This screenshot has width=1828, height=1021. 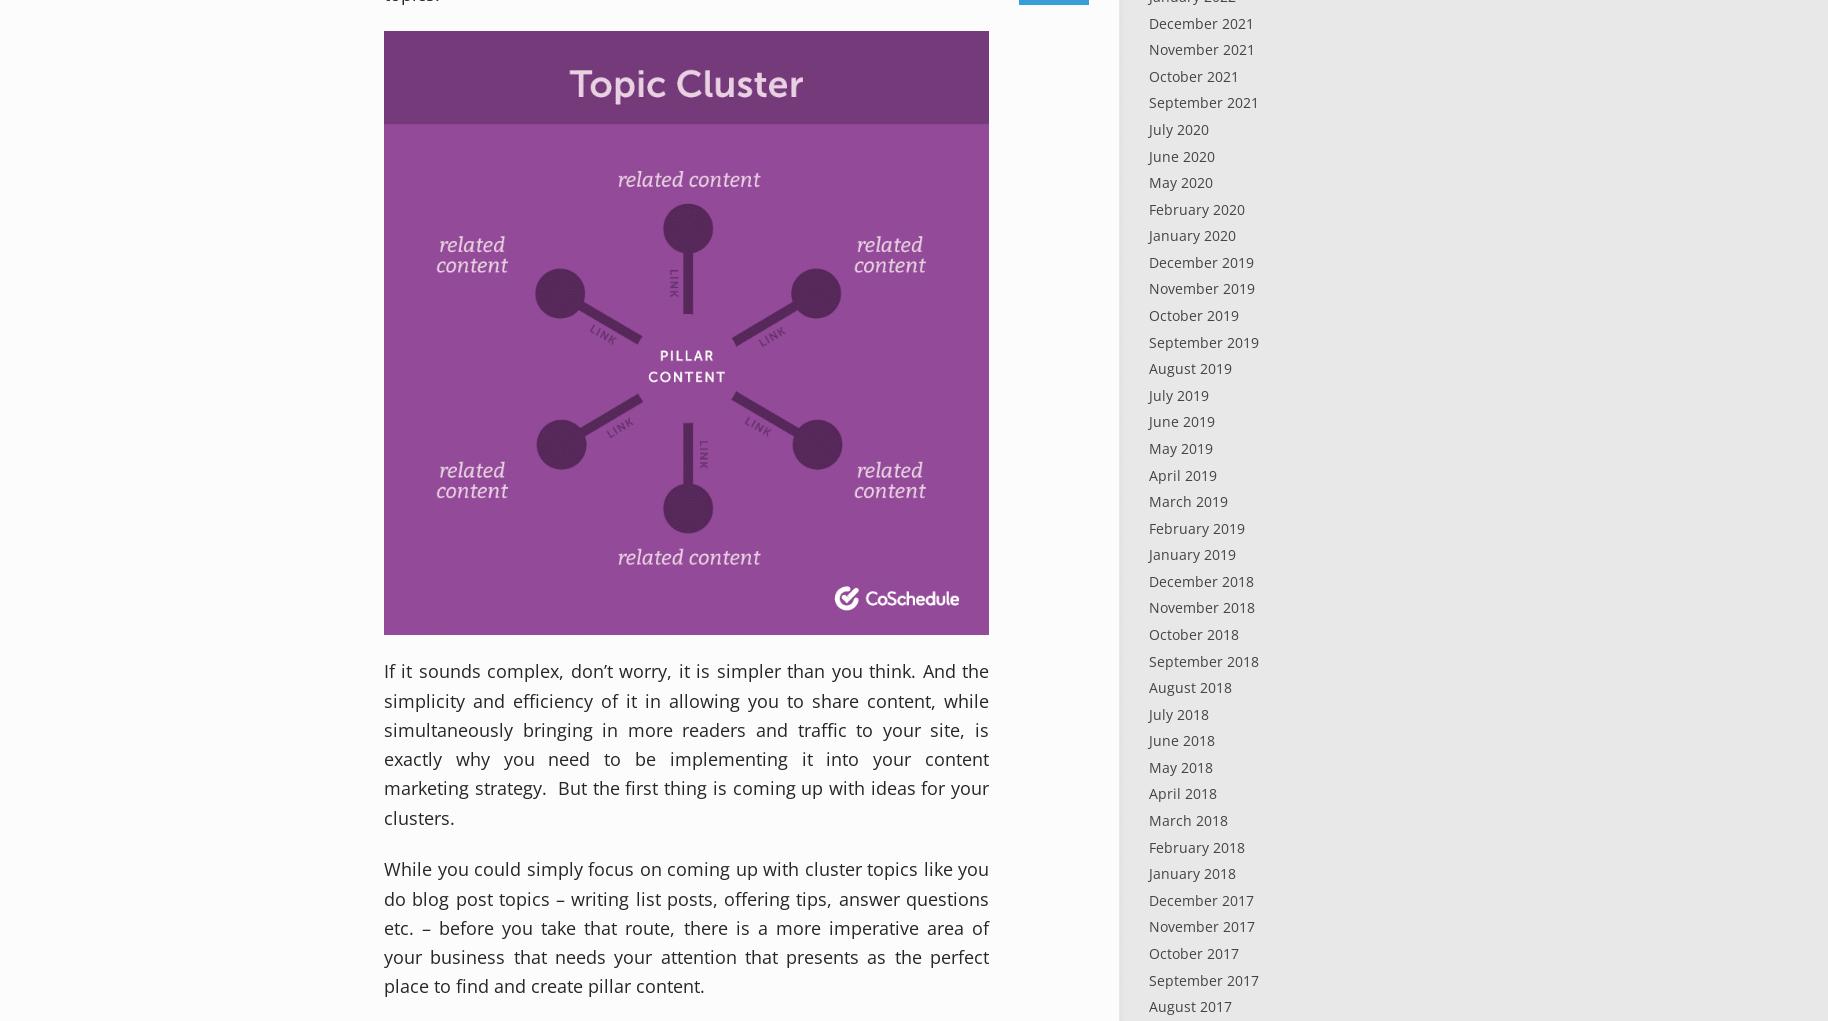 I want to click on 'October 2017', so click(x=1193, y=951).